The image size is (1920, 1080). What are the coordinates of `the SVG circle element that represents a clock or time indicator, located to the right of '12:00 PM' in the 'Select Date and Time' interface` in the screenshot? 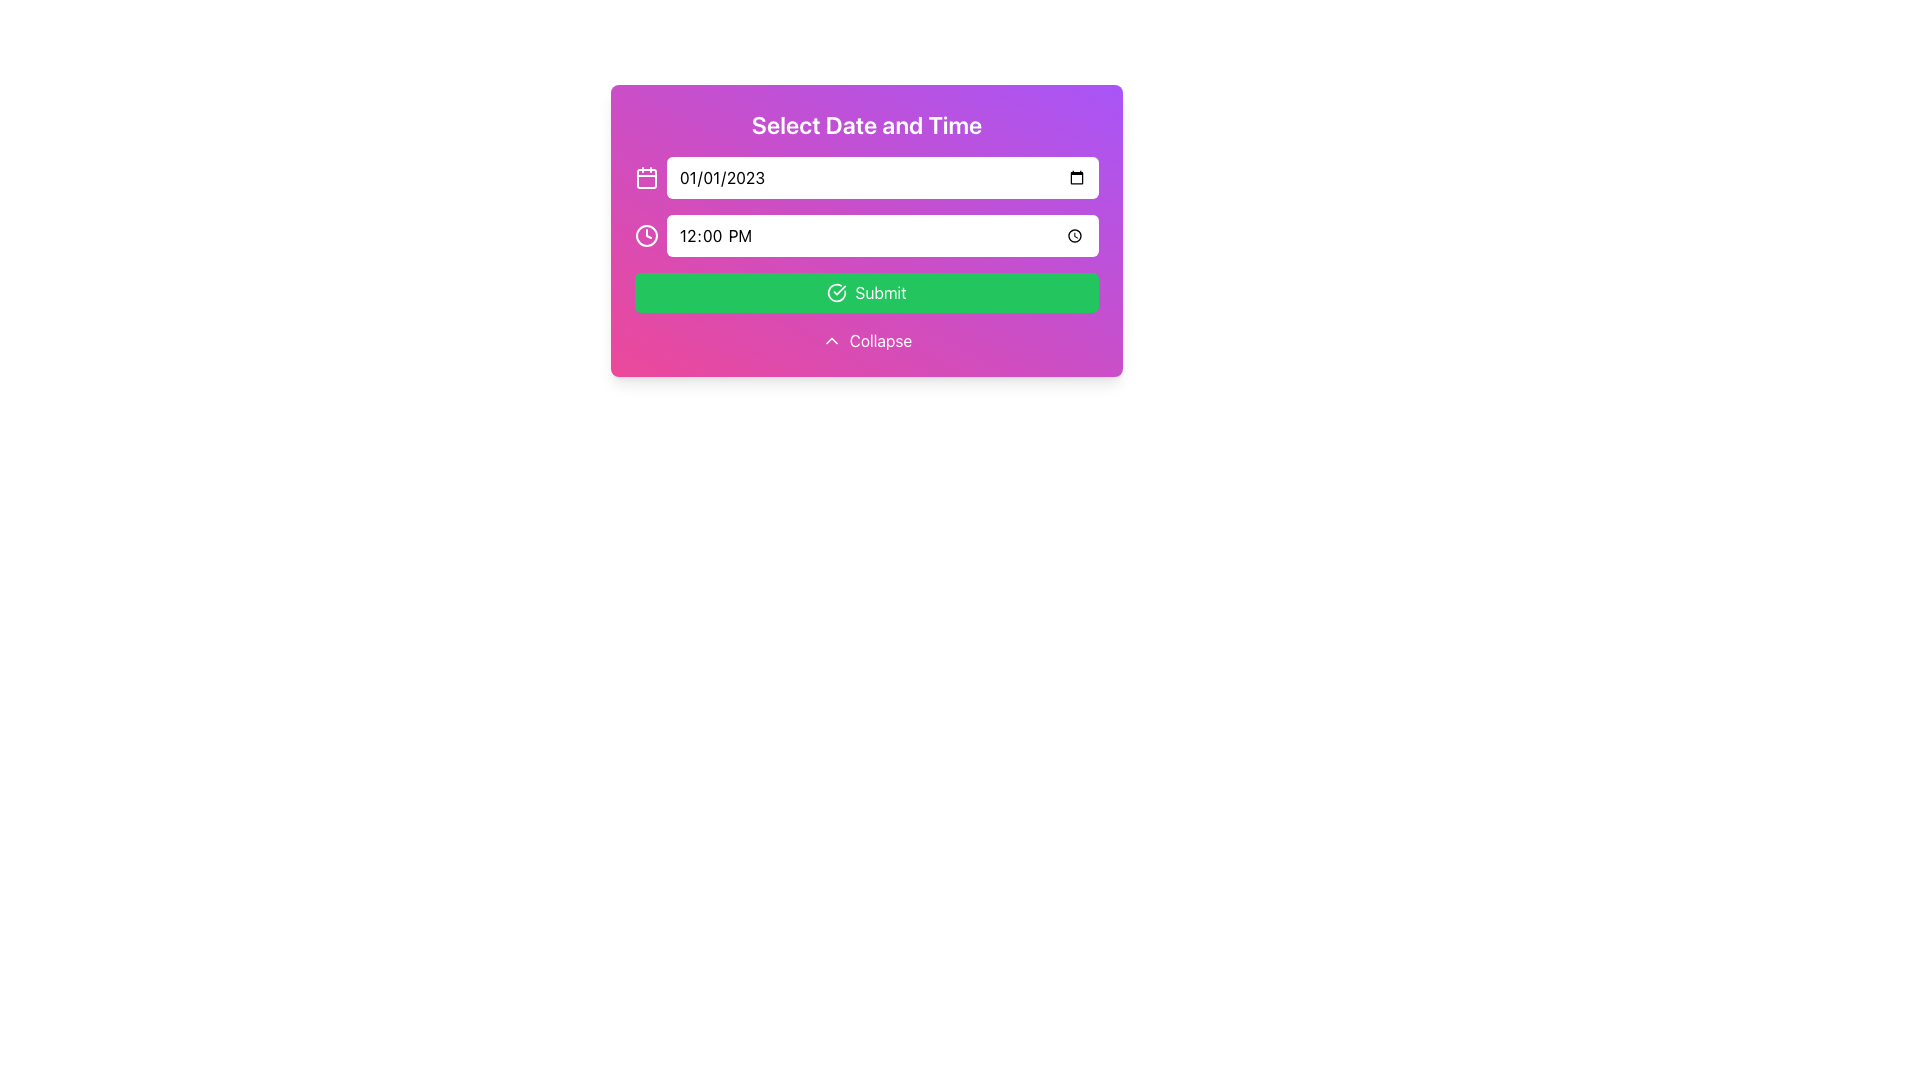 It's located at (647, 234).